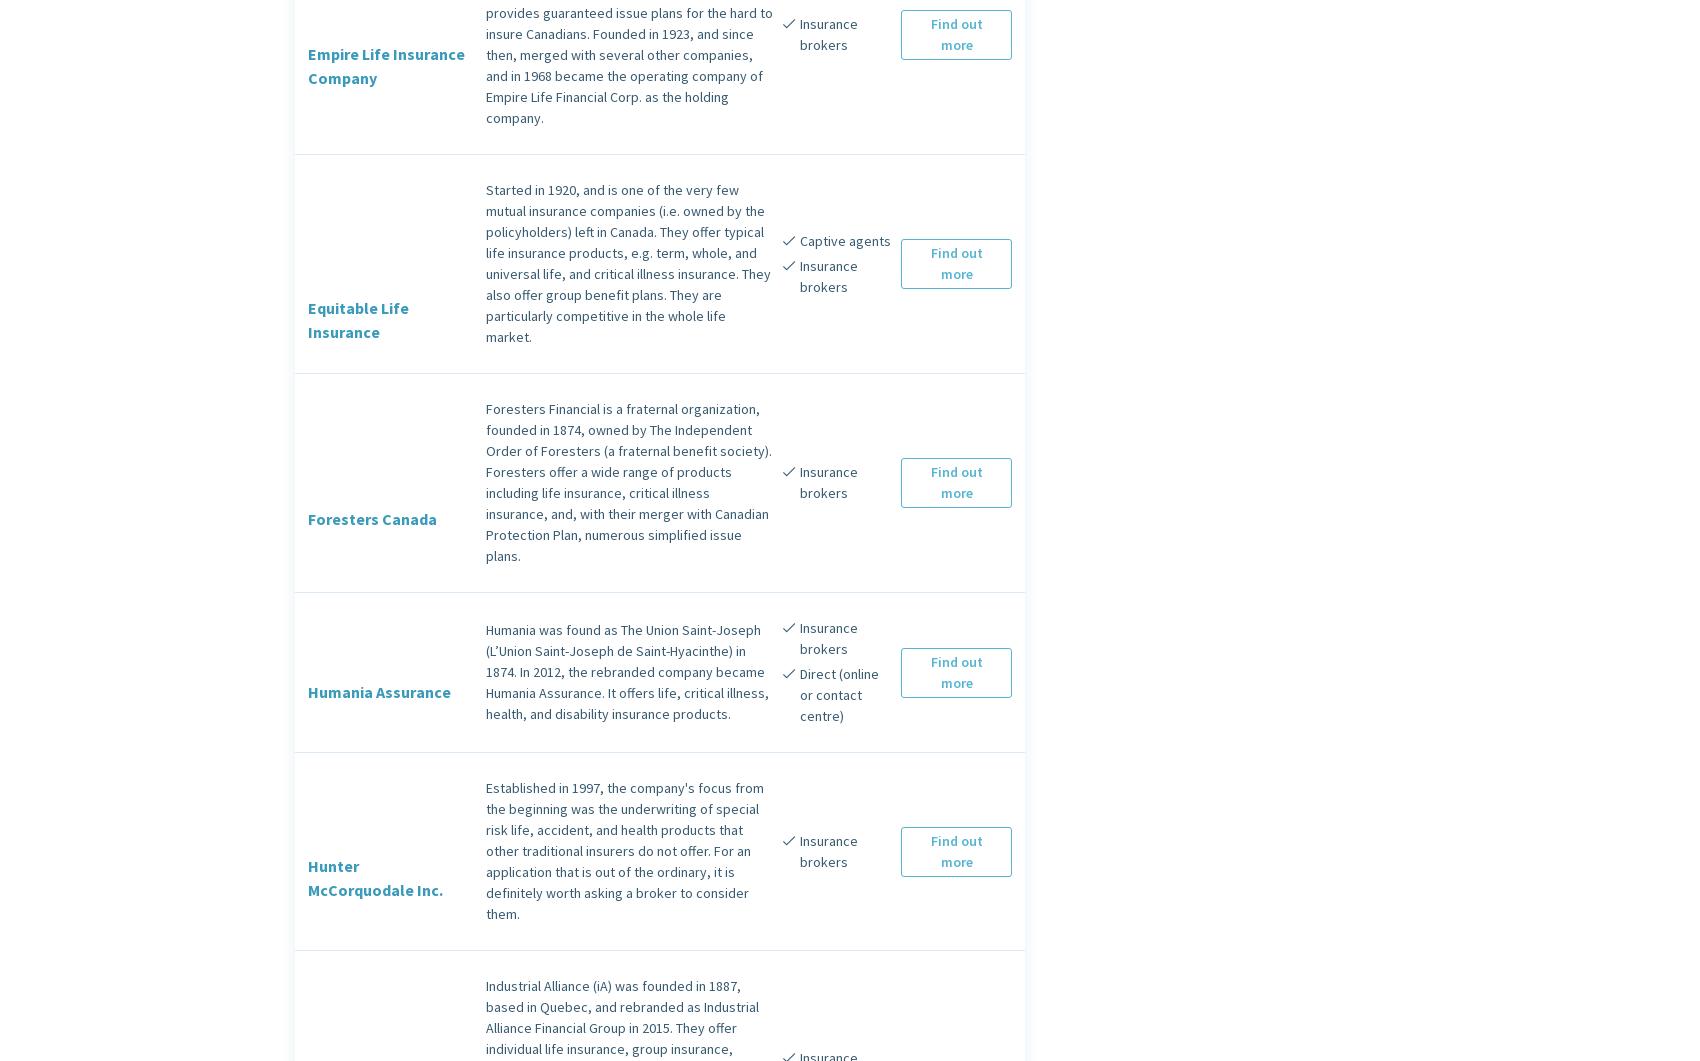  Describe the element at coordinates (843, 238) in the screenshot. I see `'Captive agents'` at that location.